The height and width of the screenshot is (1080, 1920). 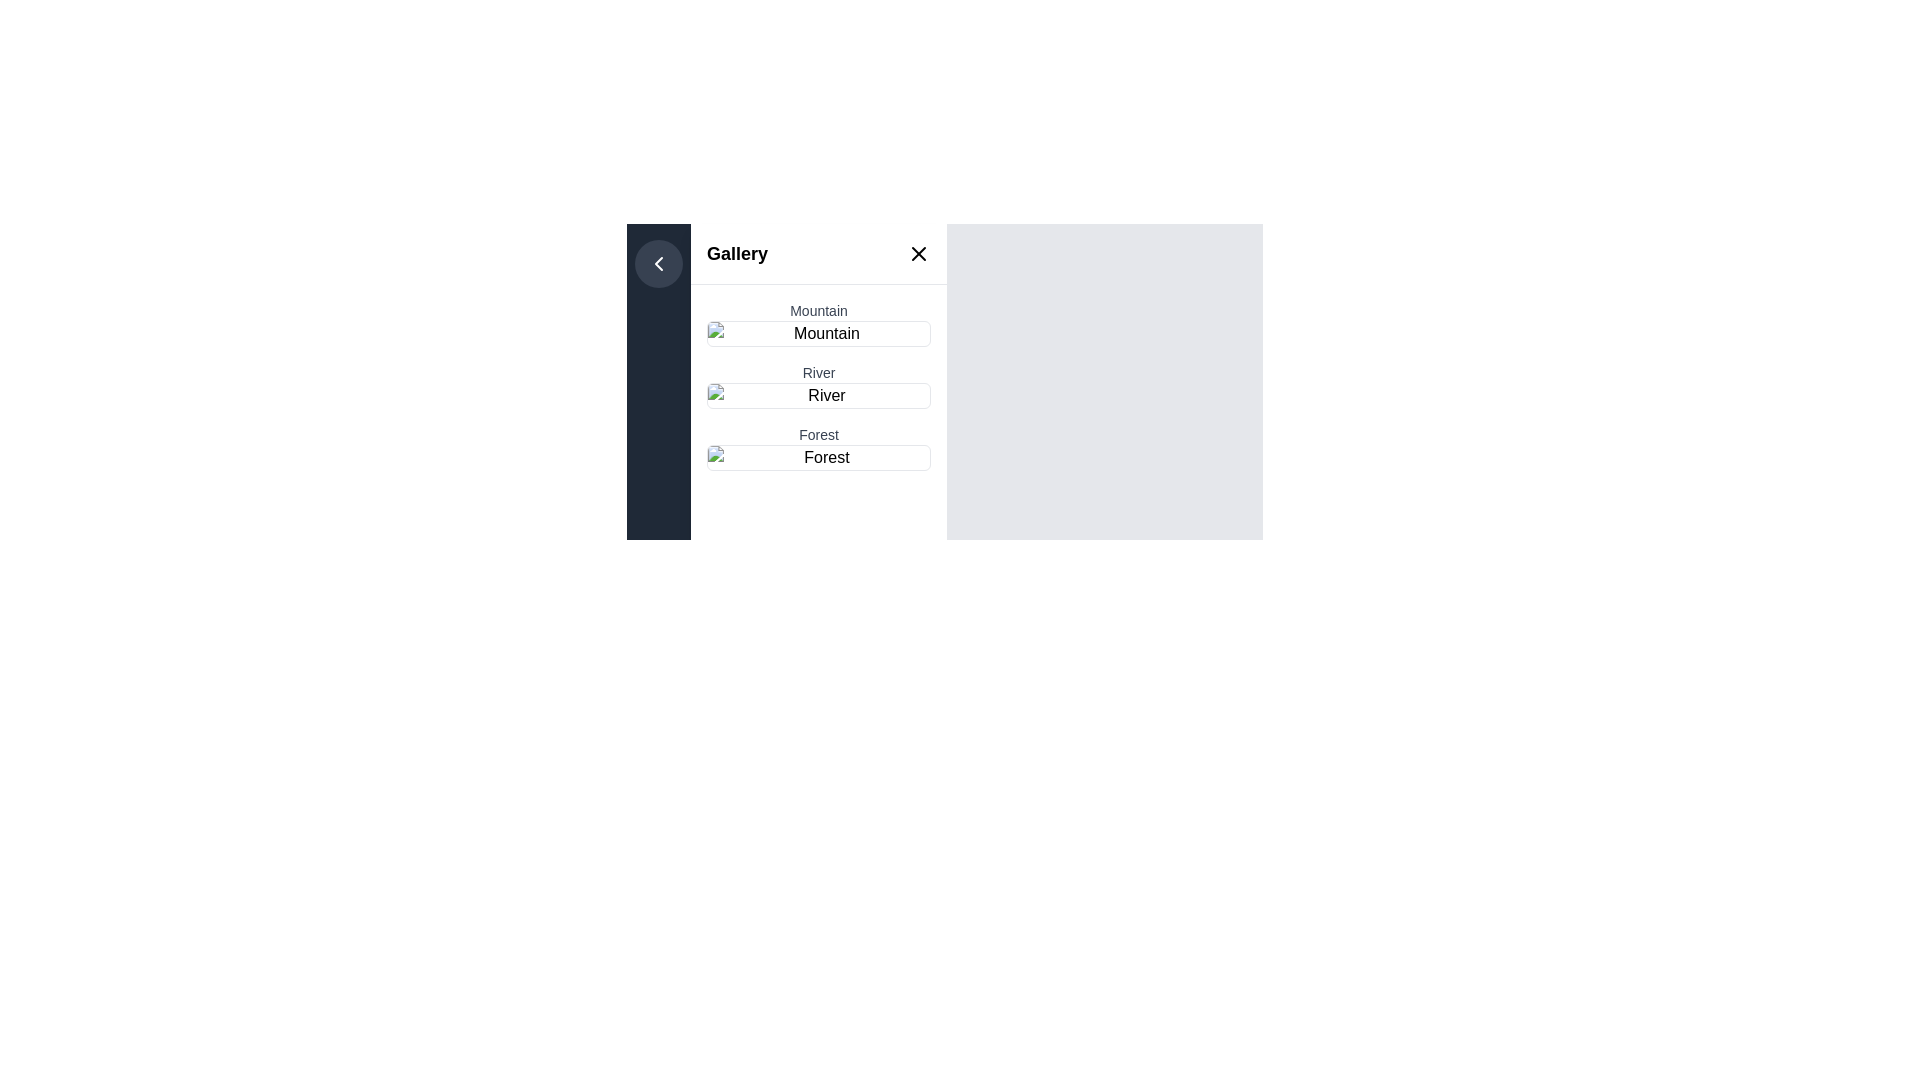 What do you see at coordinates (819, 434) in the screenshot?
I see `the Text label that provides information for the associated content item in the vertical list, specifically the fourth item listed, located between 'River' and 'Forest'` at bounding box center [819, 434].